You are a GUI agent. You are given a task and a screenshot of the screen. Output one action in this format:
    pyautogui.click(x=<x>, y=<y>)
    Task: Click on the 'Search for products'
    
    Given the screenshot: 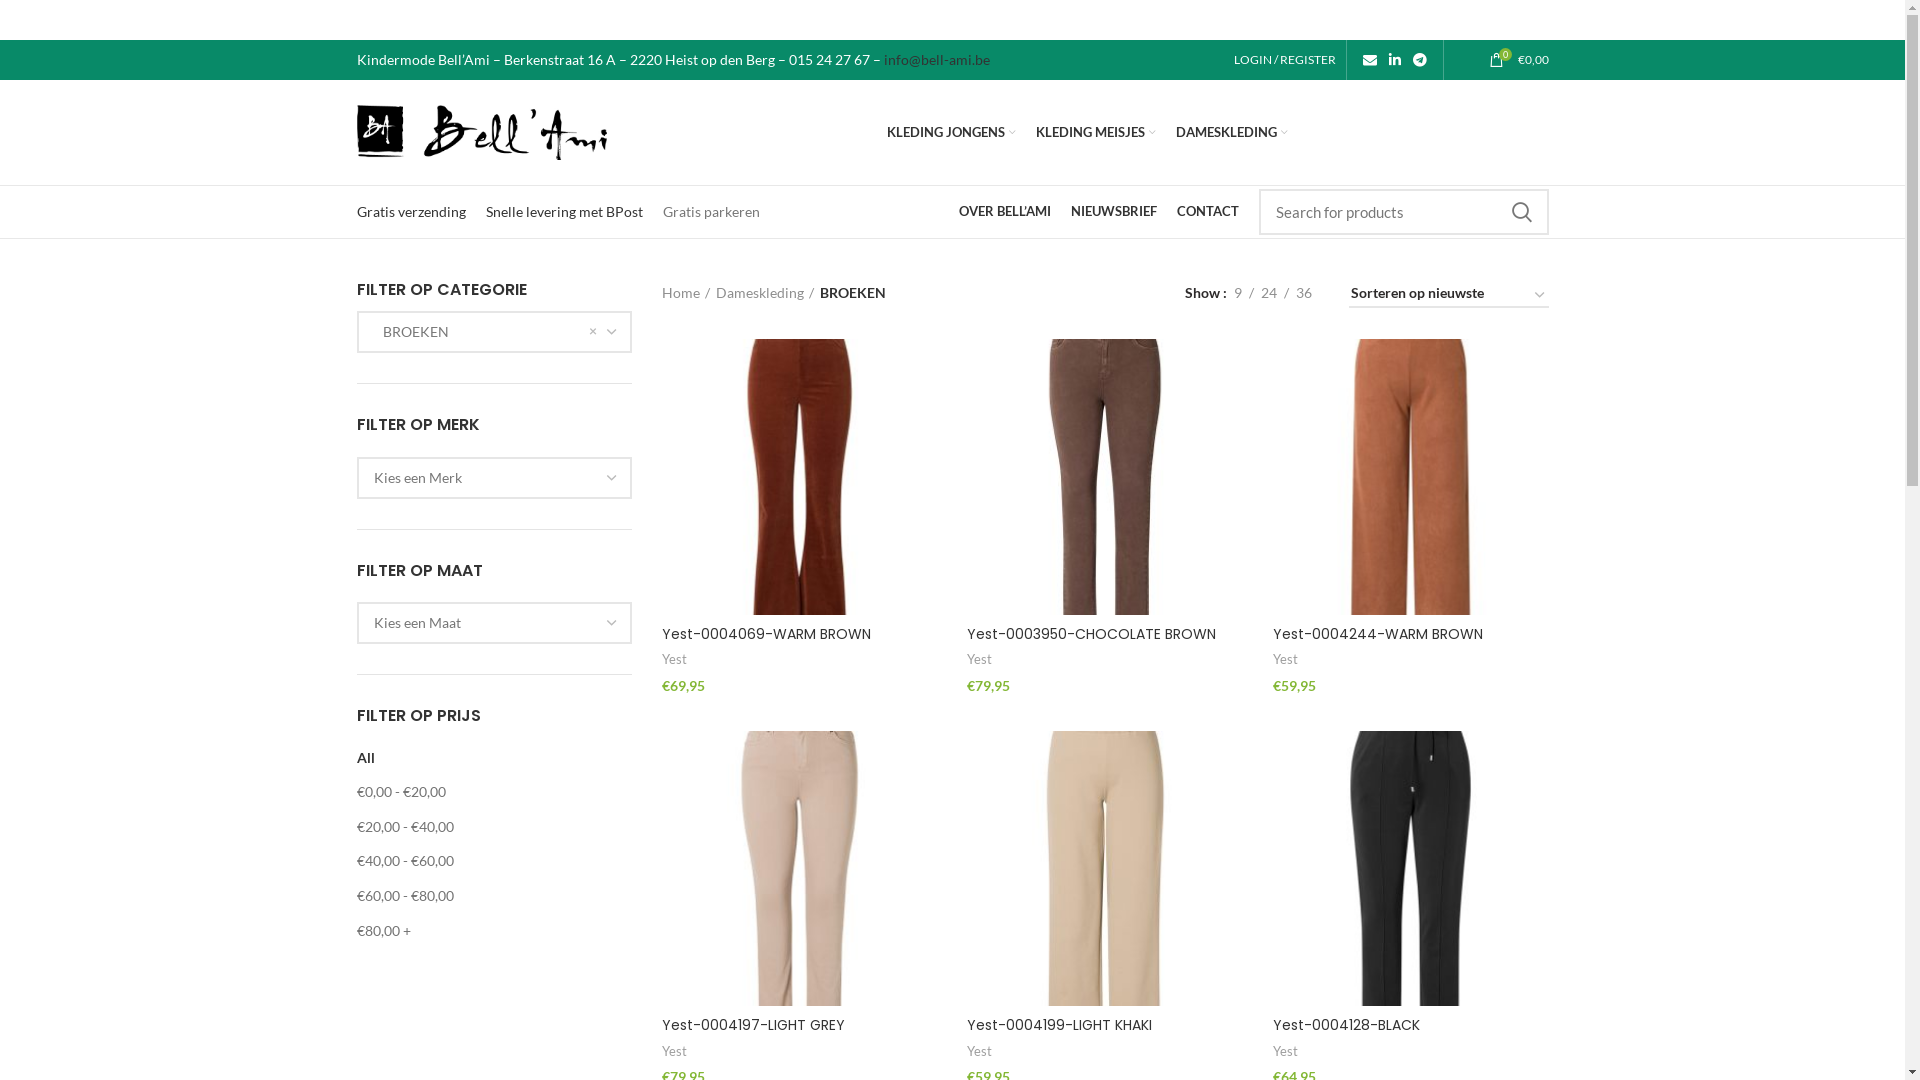 What is the action you would take?
    pyautogui.click(x=1401, y=212)
    